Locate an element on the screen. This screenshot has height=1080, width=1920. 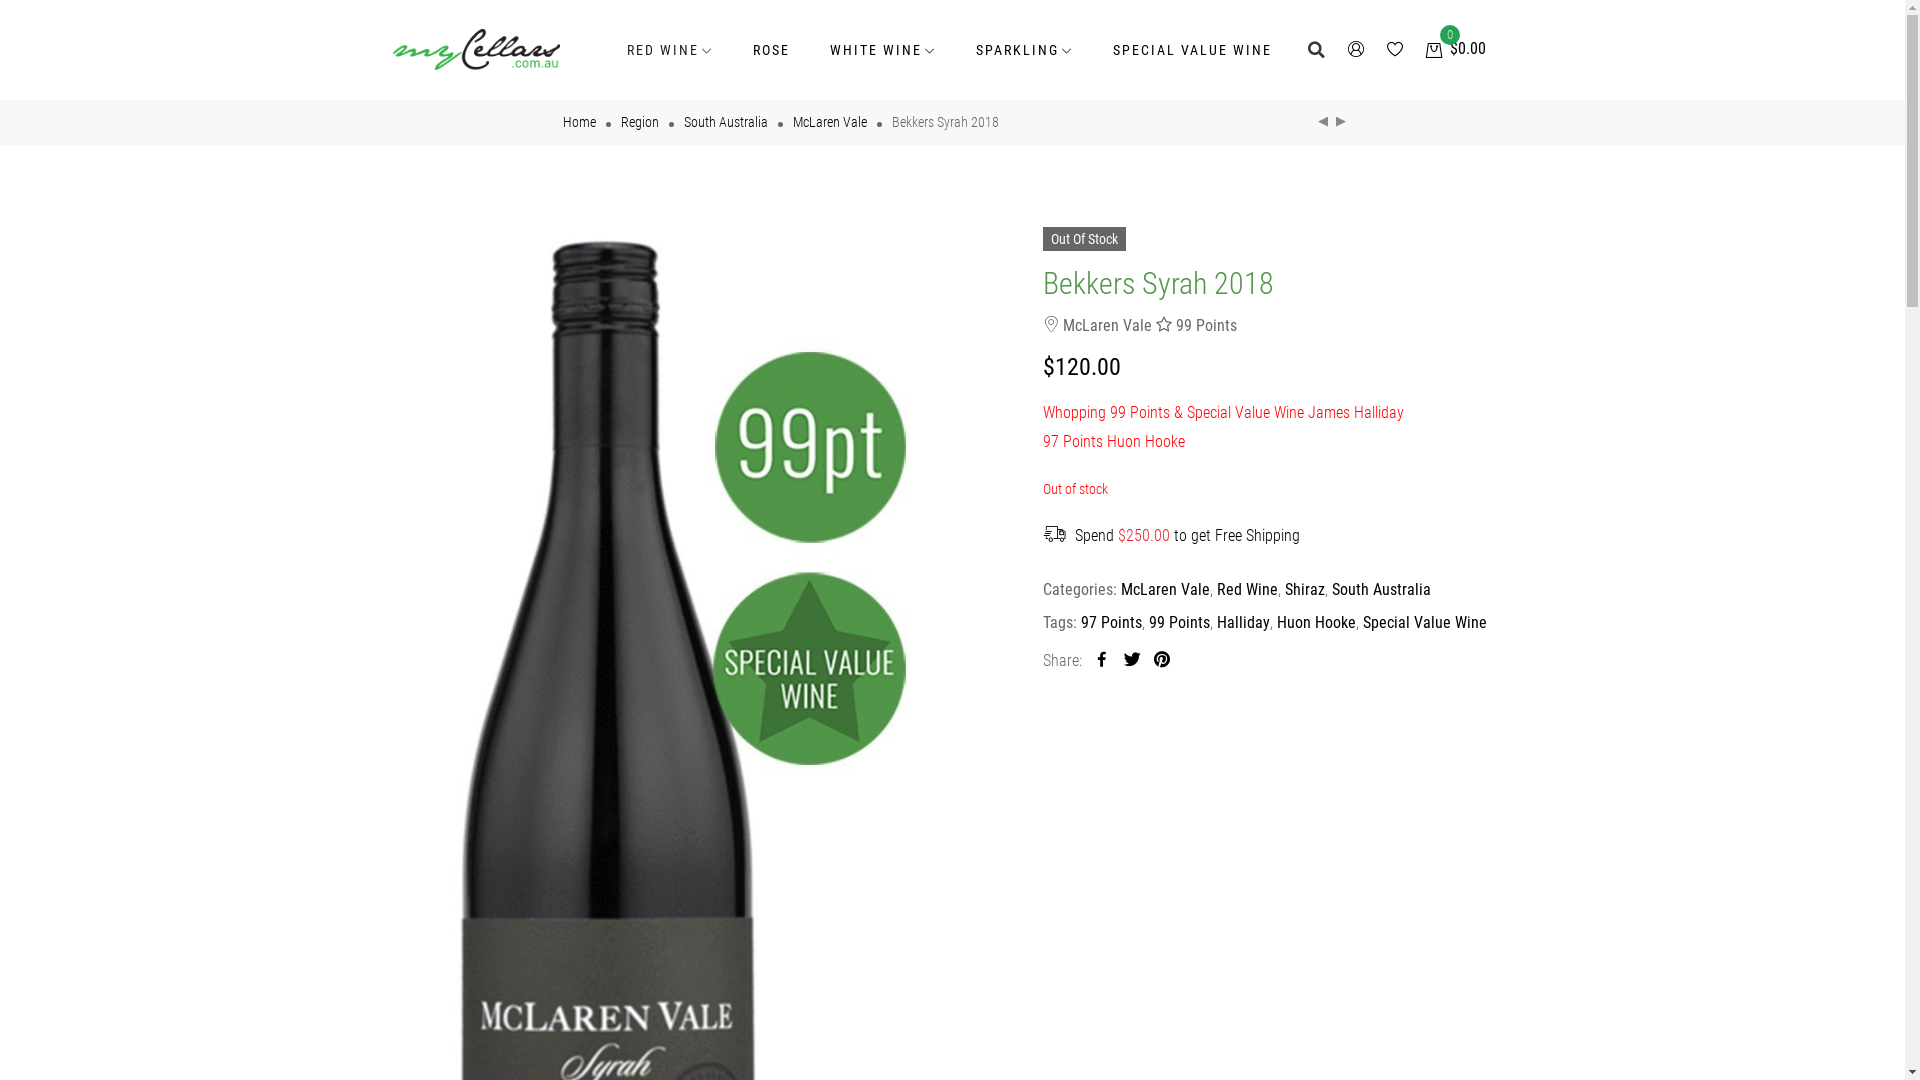
'RED WINE' is located at coordinates (605, 49).